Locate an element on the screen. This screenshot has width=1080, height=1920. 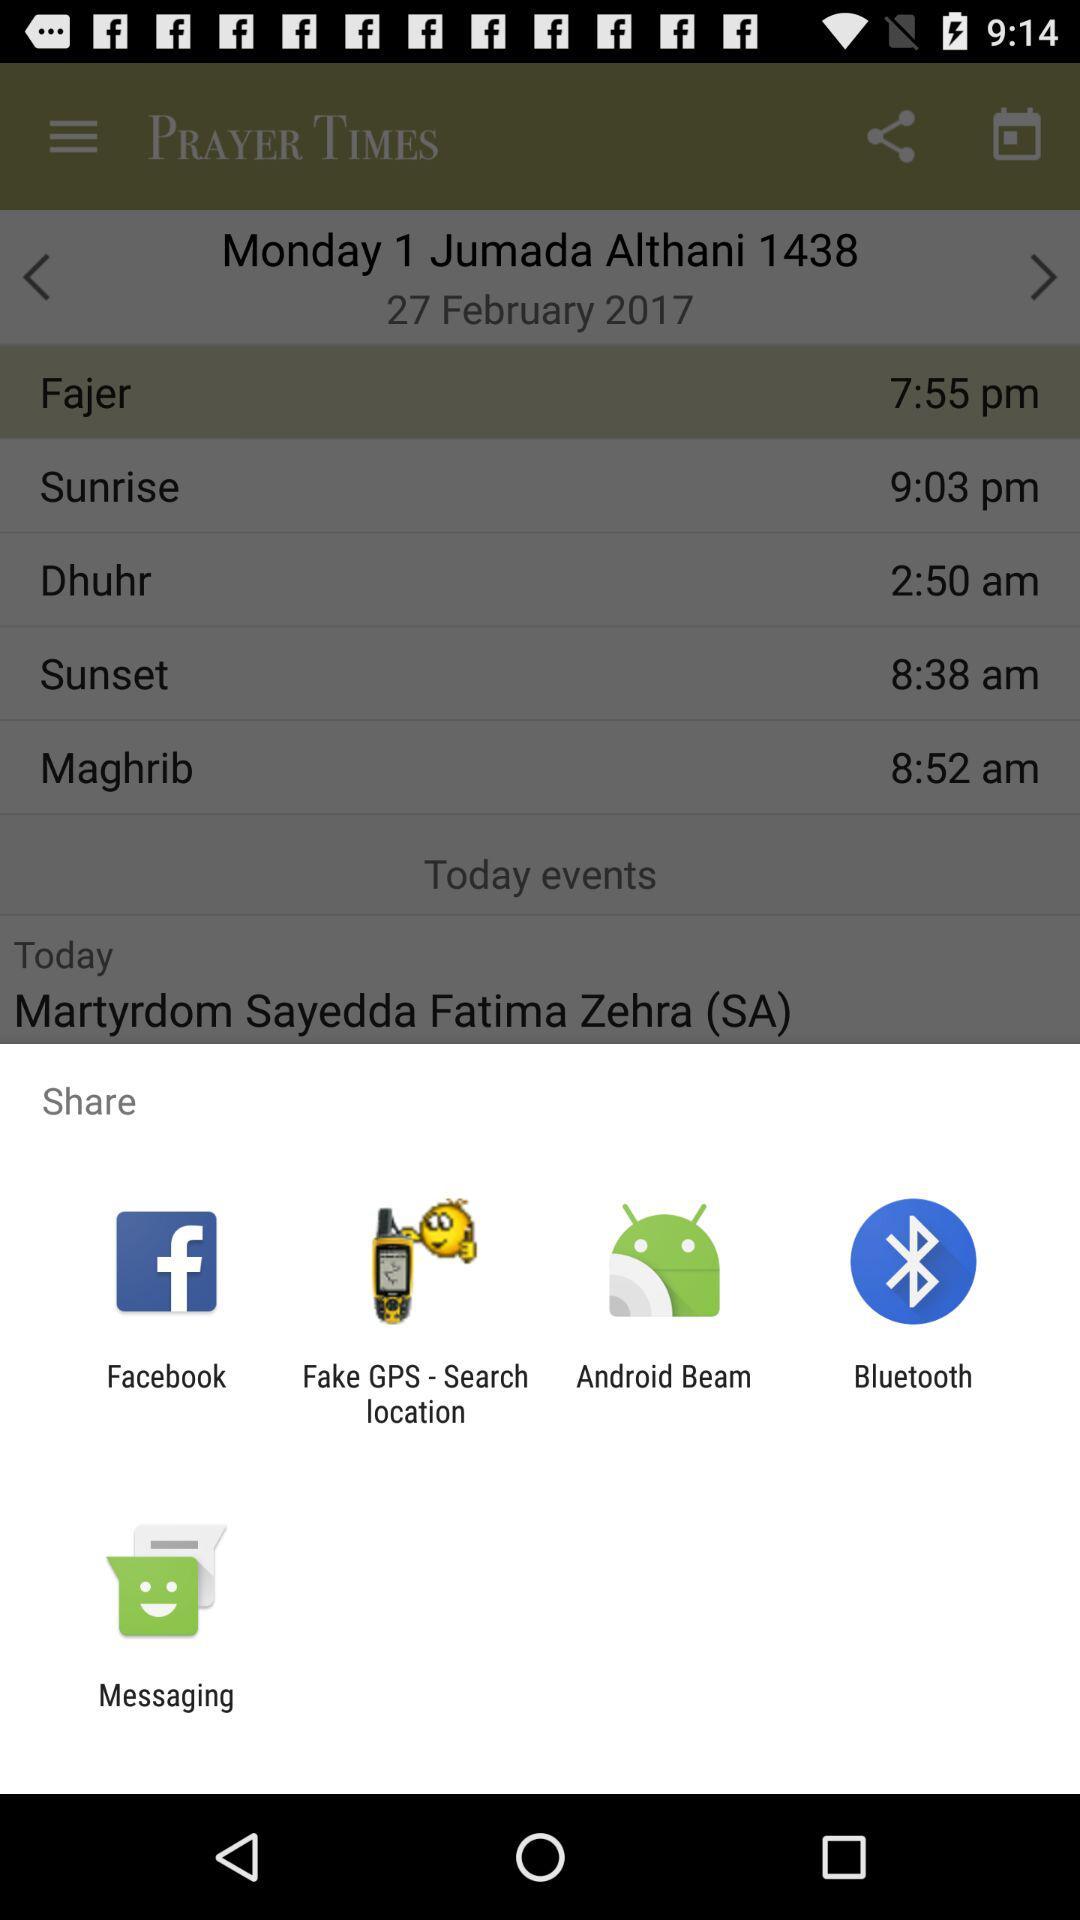
the app next to the android beam icon is located at coordinates (913, 1392).